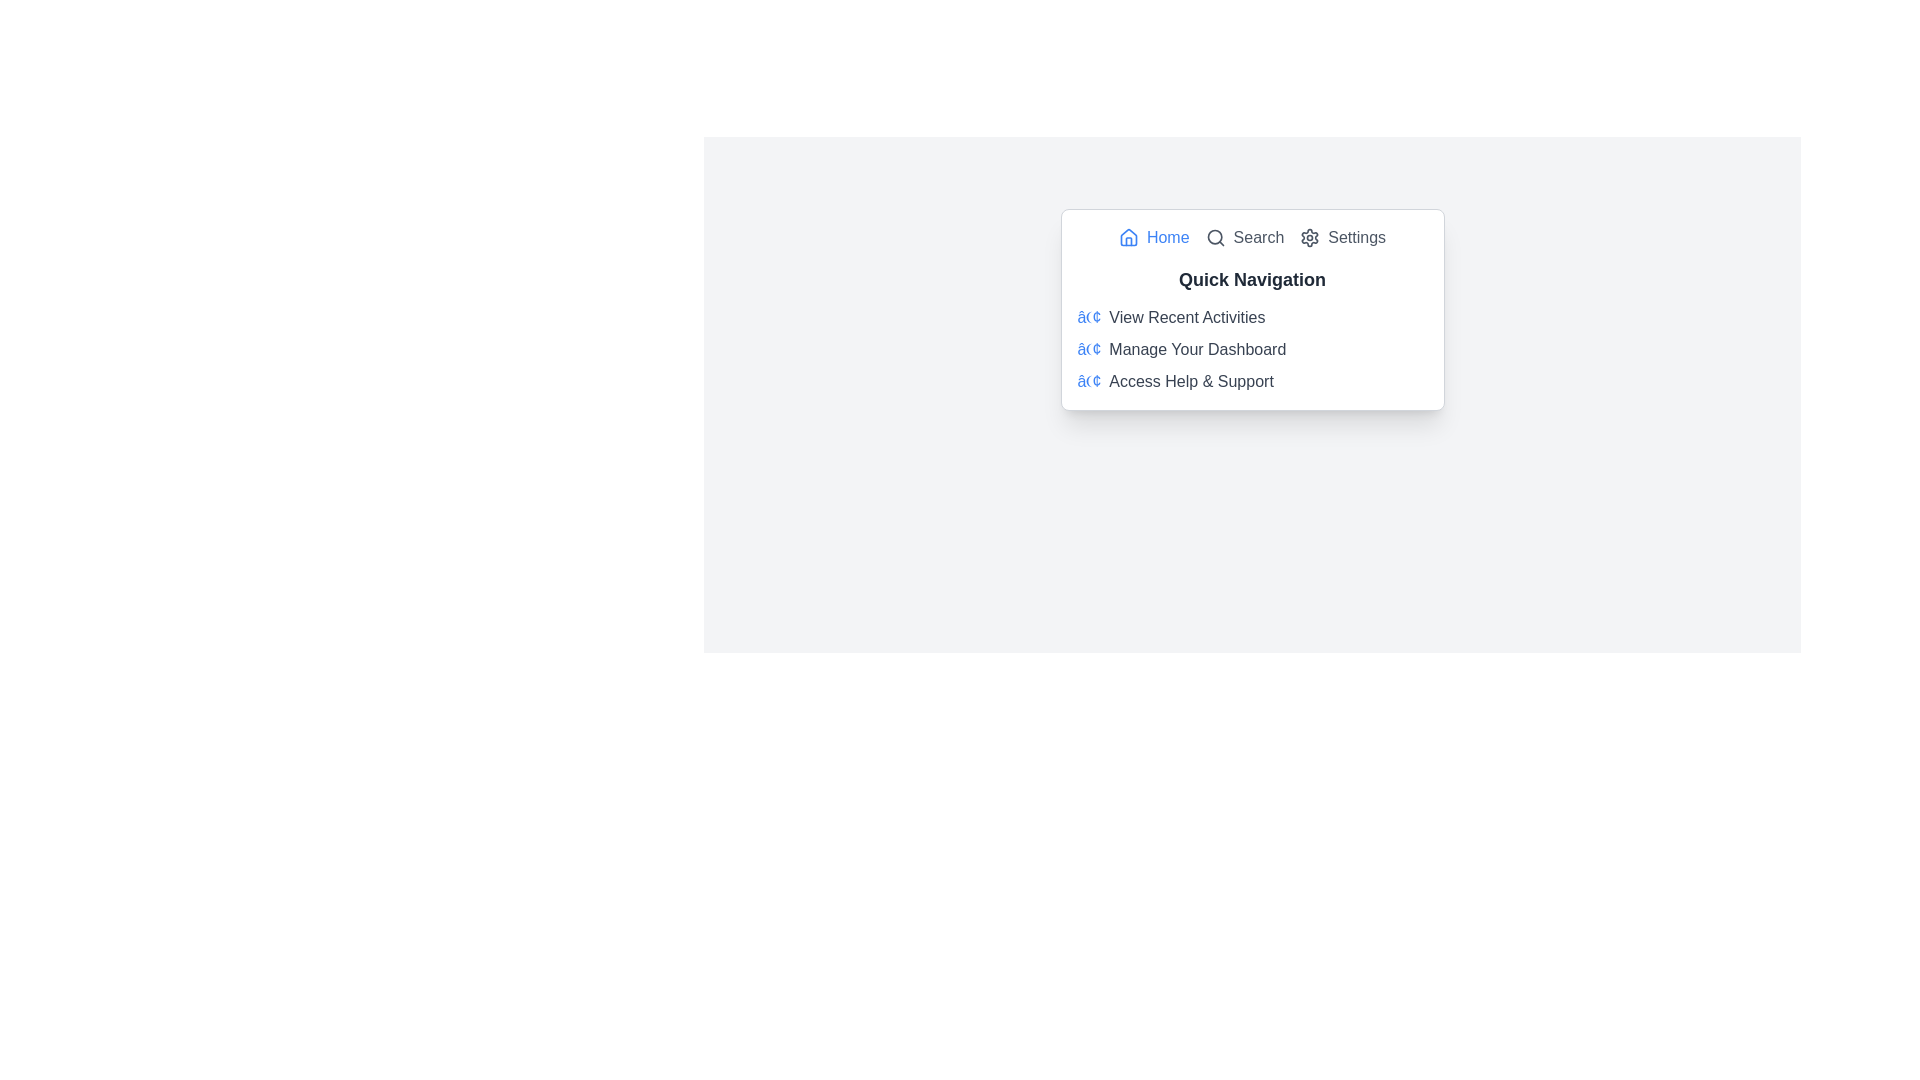  What do you see at coordinates (1088, 381) in the screenshot?
I see `the blue bullet point icon located to the left of the 'Access Help & Support' text in the navigation list` at bounding box center [1088, 381].